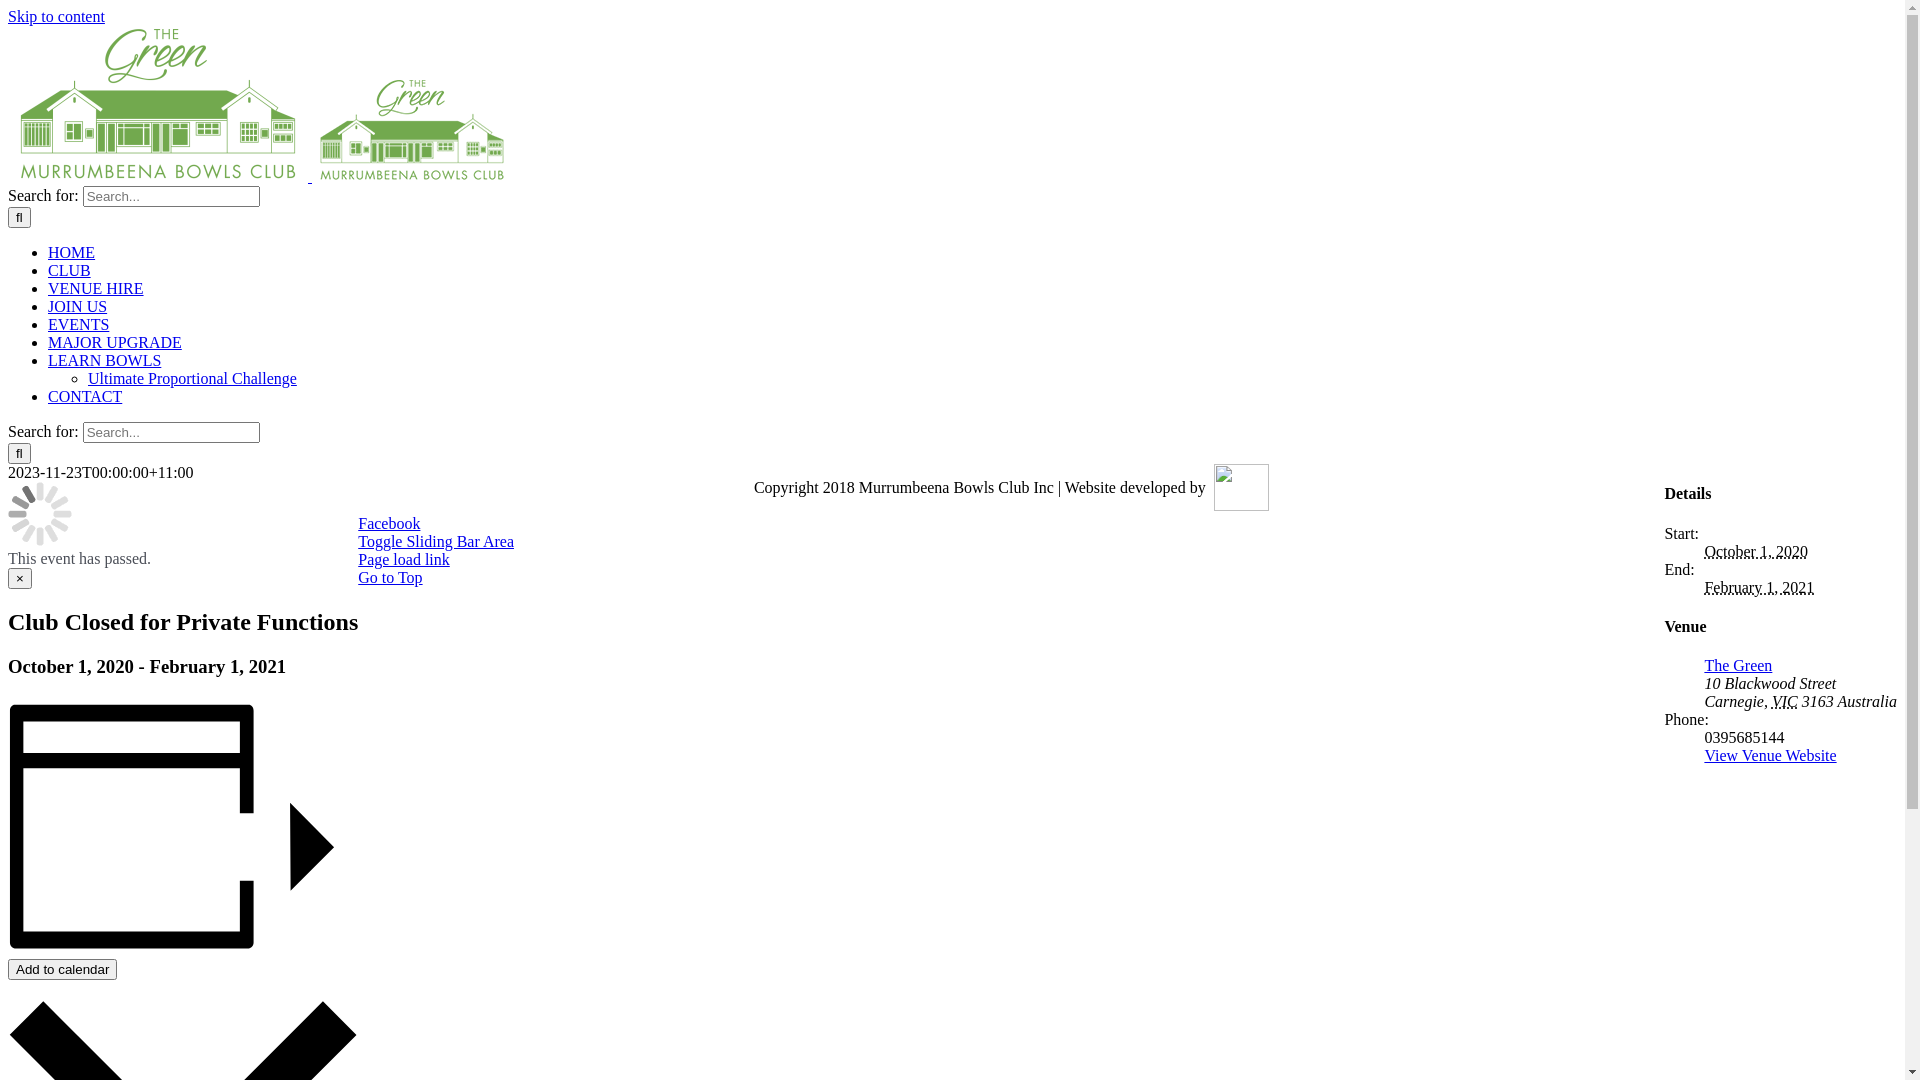  Describe the element at coordinates (1703, 755) in the screenshot. I see `'View Venue Website'` at that location.